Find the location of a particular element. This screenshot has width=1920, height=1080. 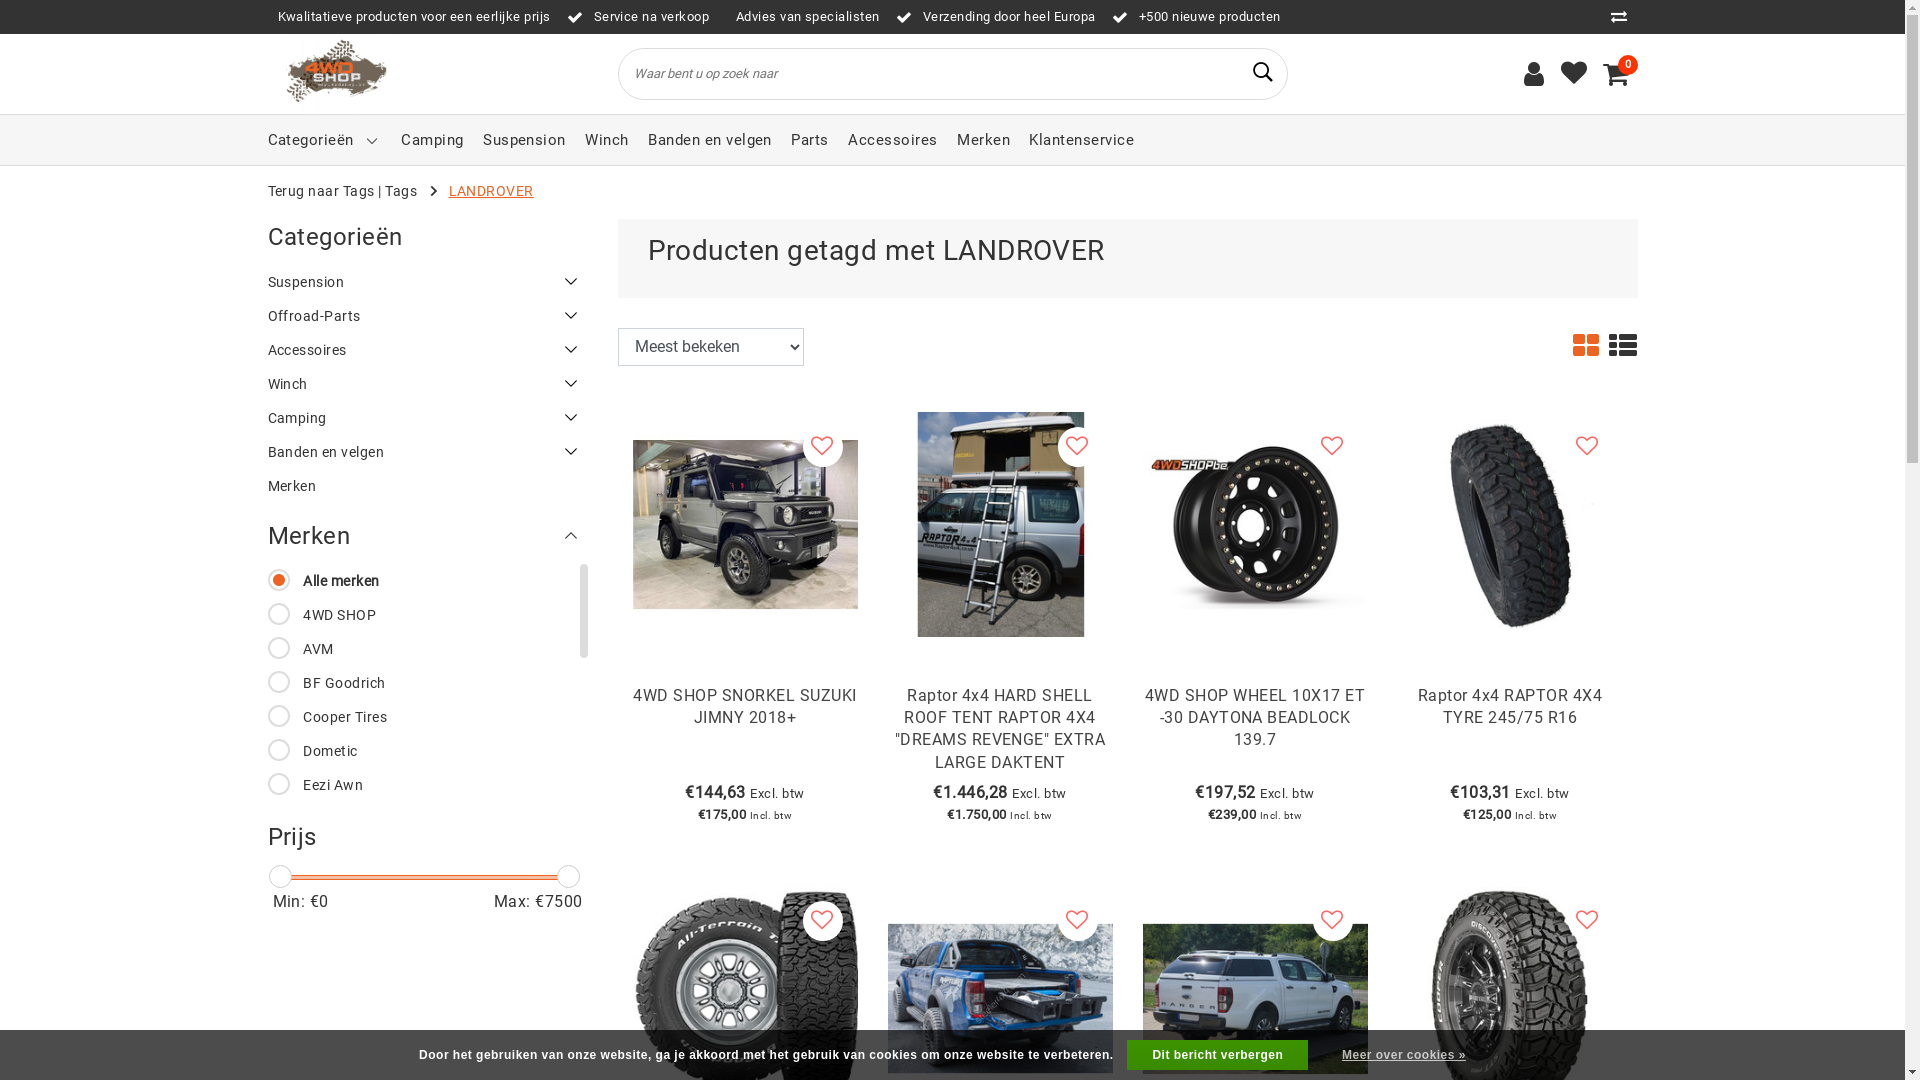

'+500 nieuwe producten' is located at coordinates (1196, 16).